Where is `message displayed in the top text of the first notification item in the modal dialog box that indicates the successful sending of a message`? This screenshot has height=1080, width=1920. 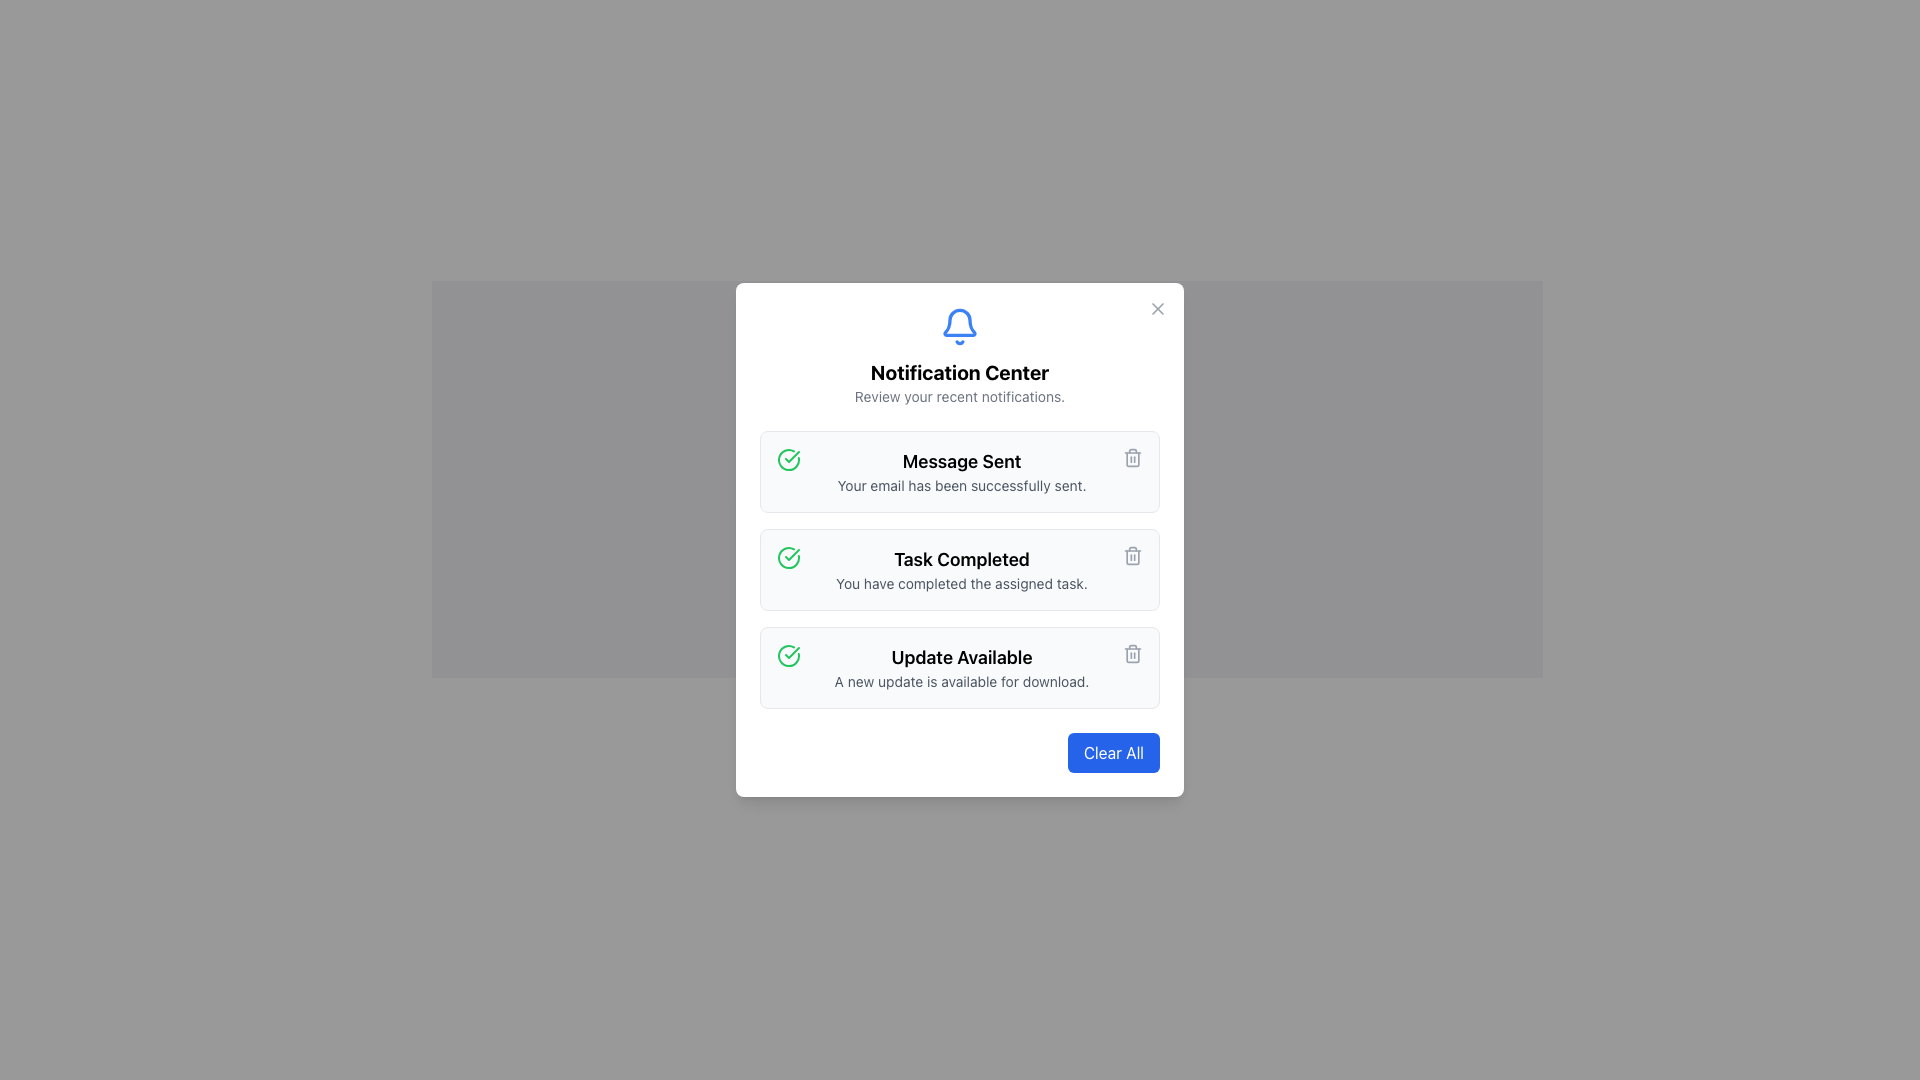 message displayed in the top text of the first notification item in the modal dialog box that indicates the successful sending of a message is located at coordinates (961, 462).